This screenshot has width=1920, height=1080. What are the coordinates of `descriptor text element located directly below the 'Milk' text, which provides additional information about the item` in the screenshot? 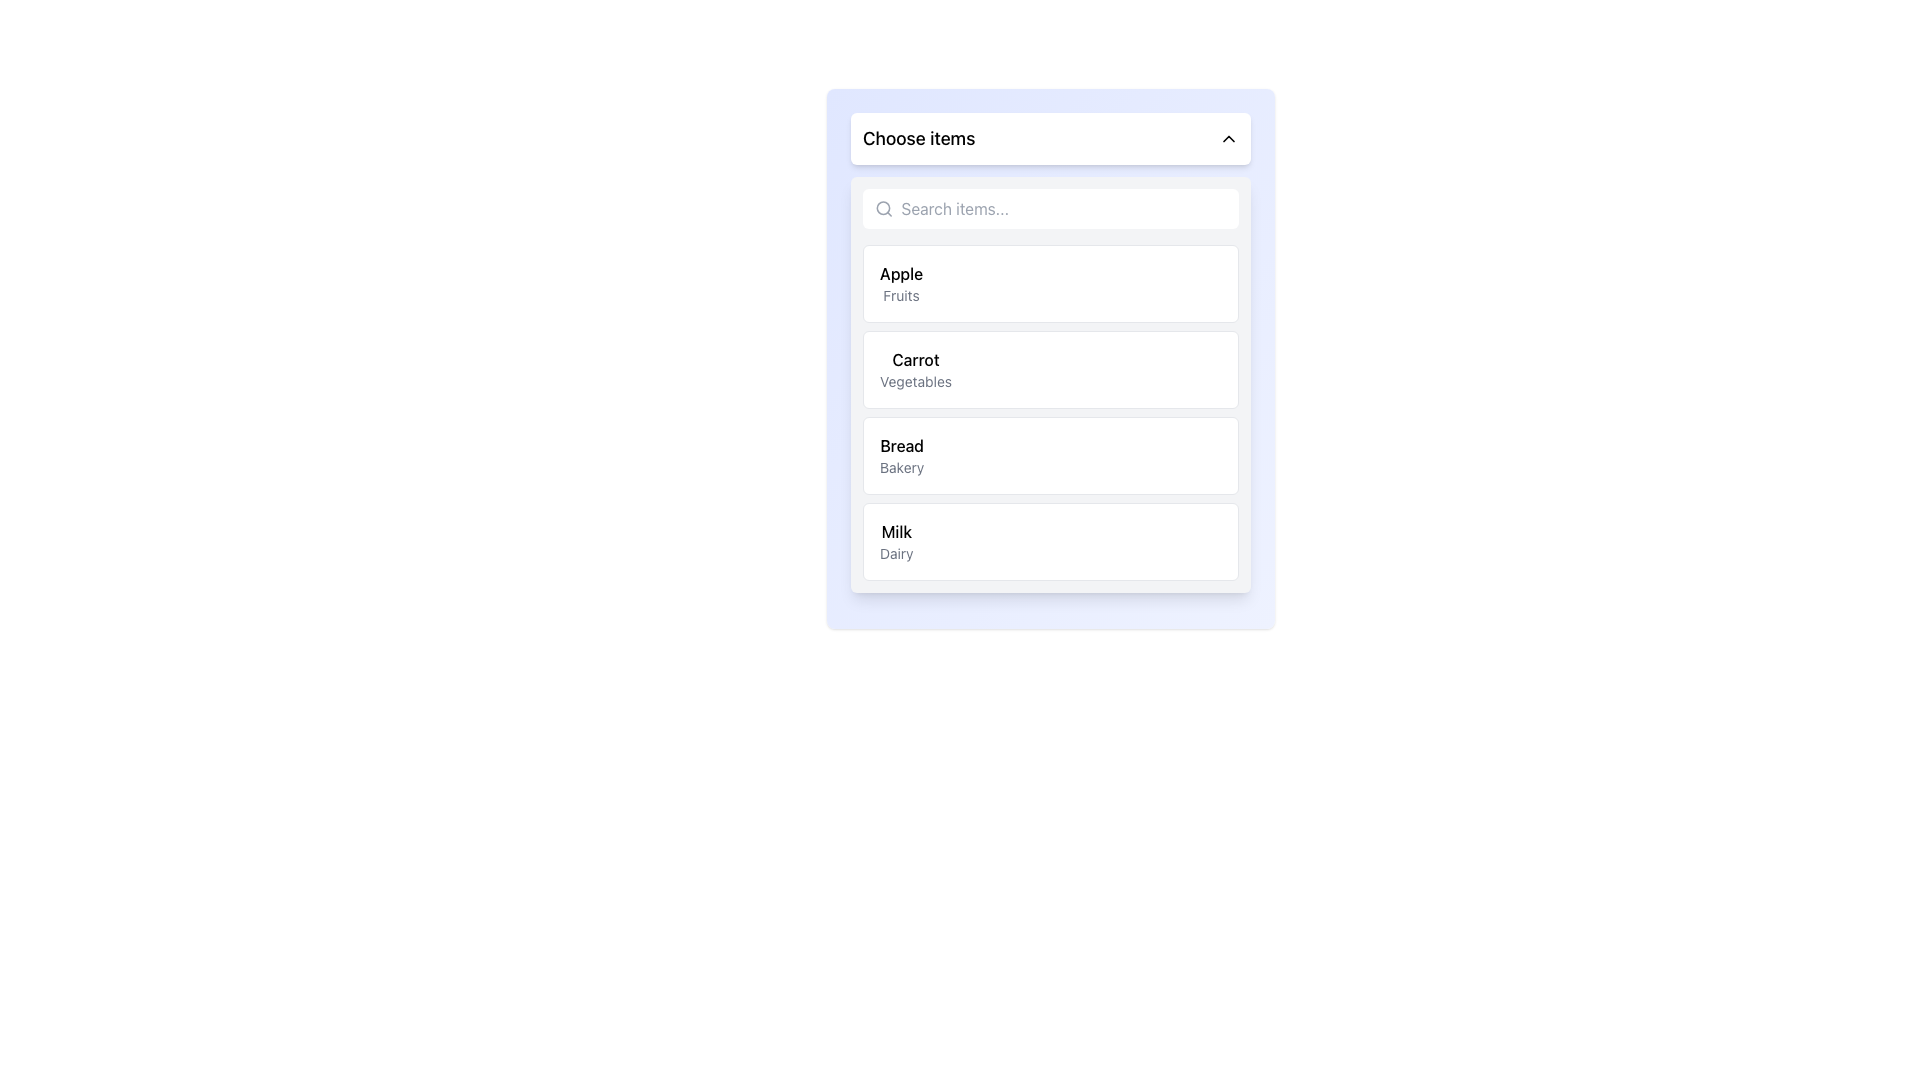 It's located at (895, 554).